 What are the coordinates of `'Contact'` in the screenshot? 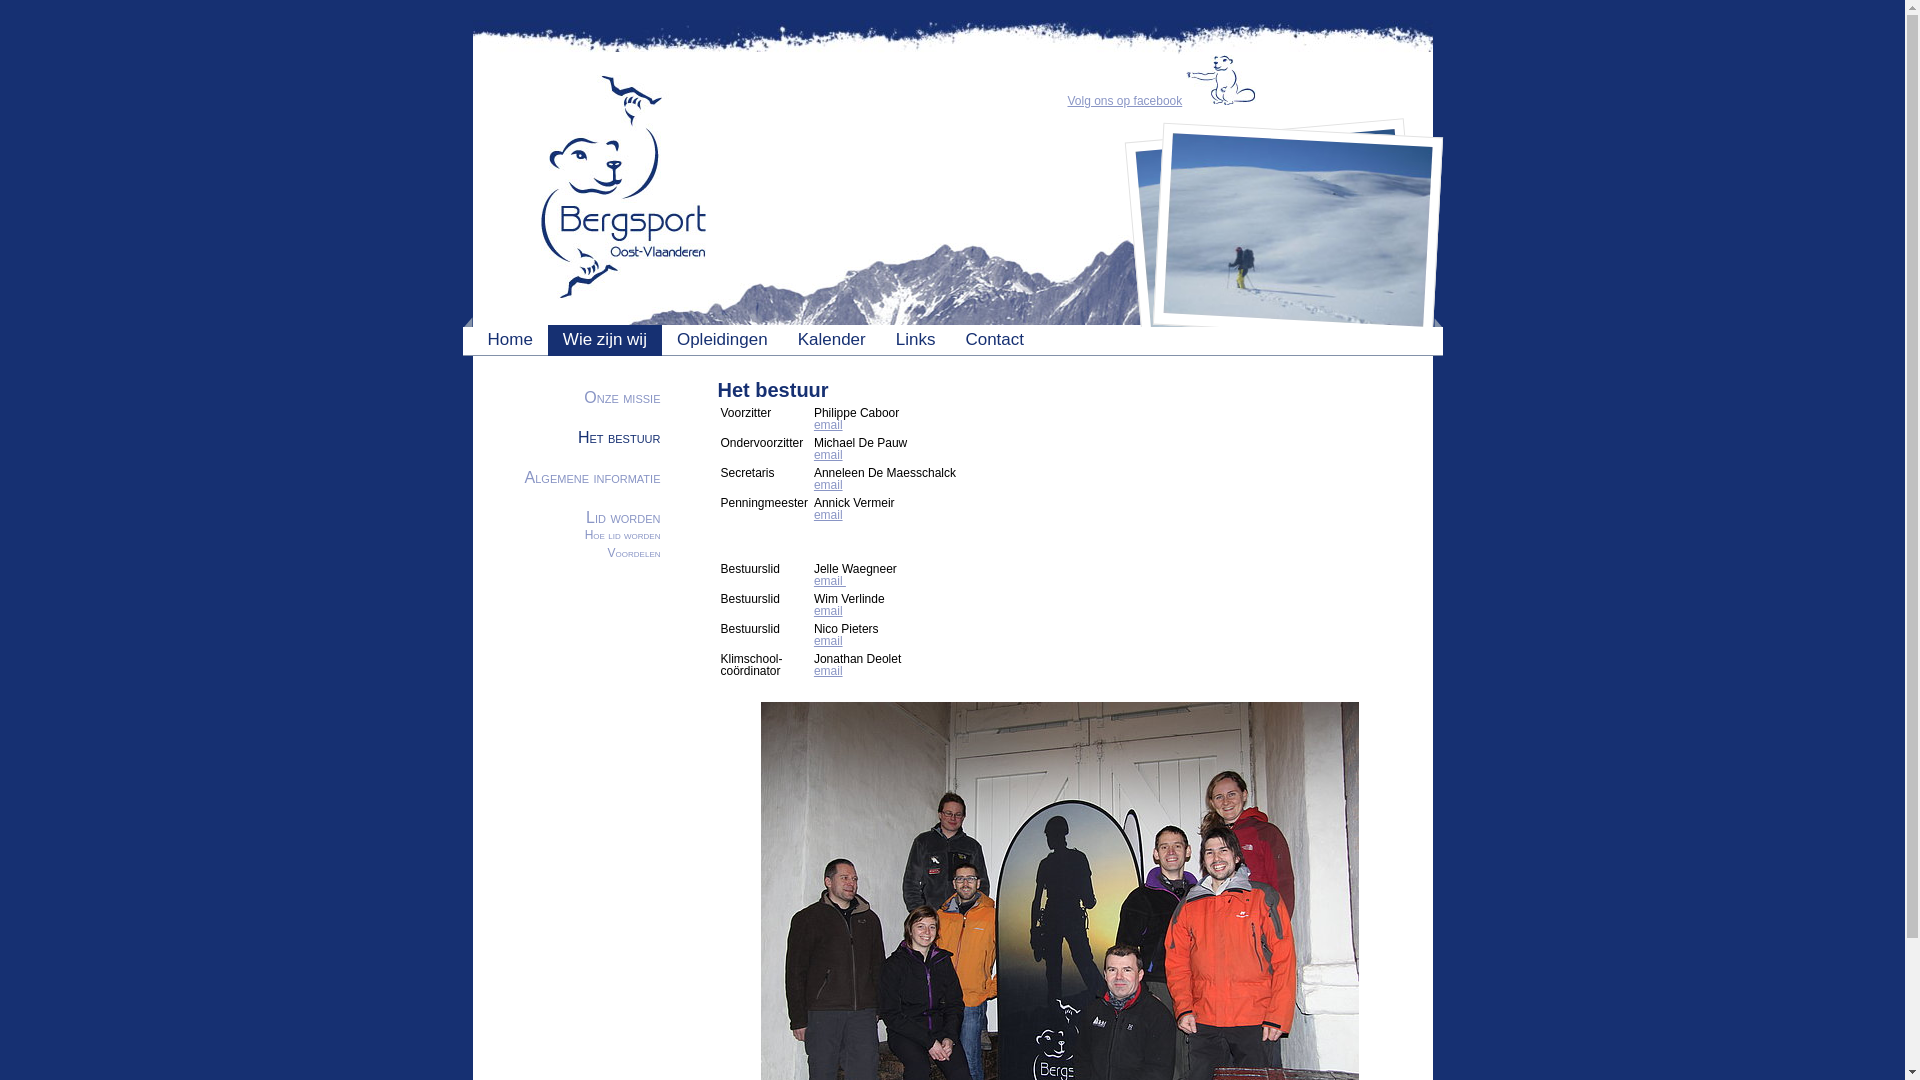 It's located at (994, 338).